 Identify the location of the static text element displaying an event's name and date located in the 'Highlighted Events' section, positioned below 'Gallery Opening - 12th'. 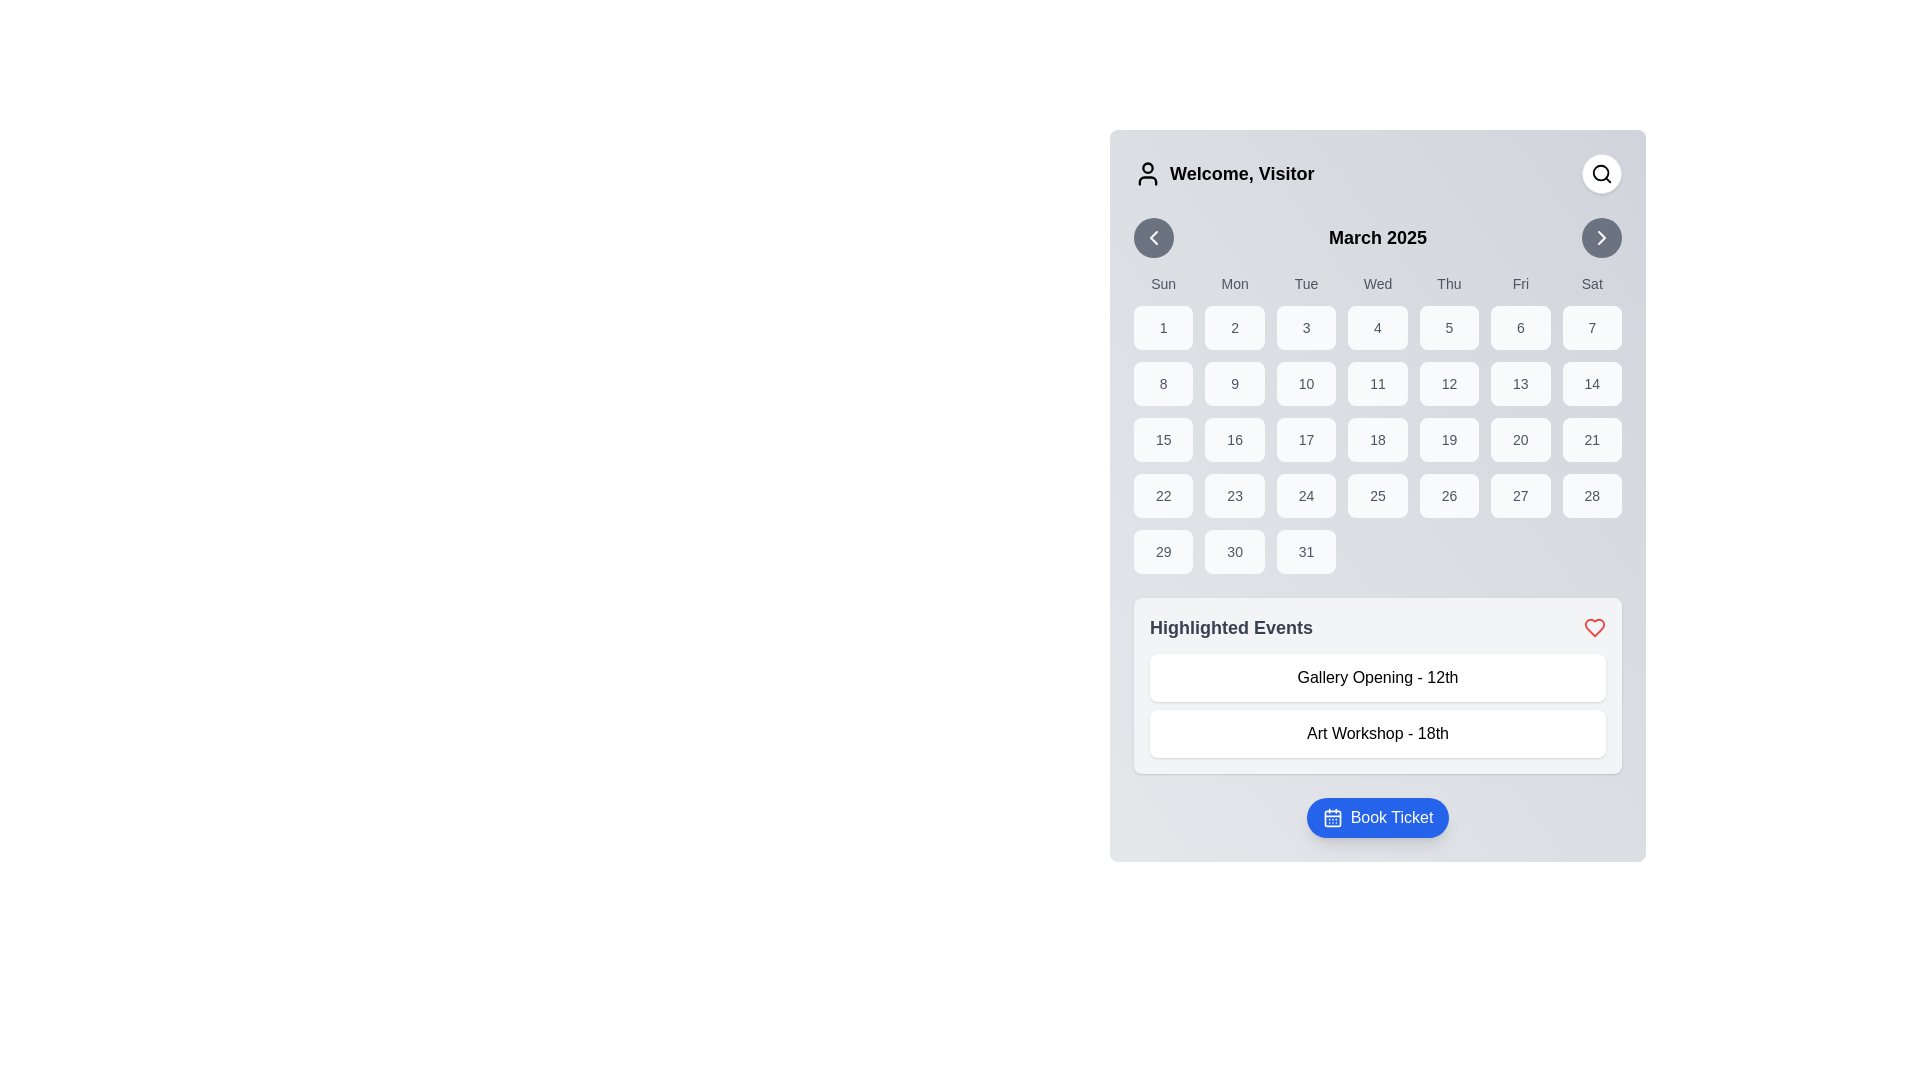
(1376, 733).